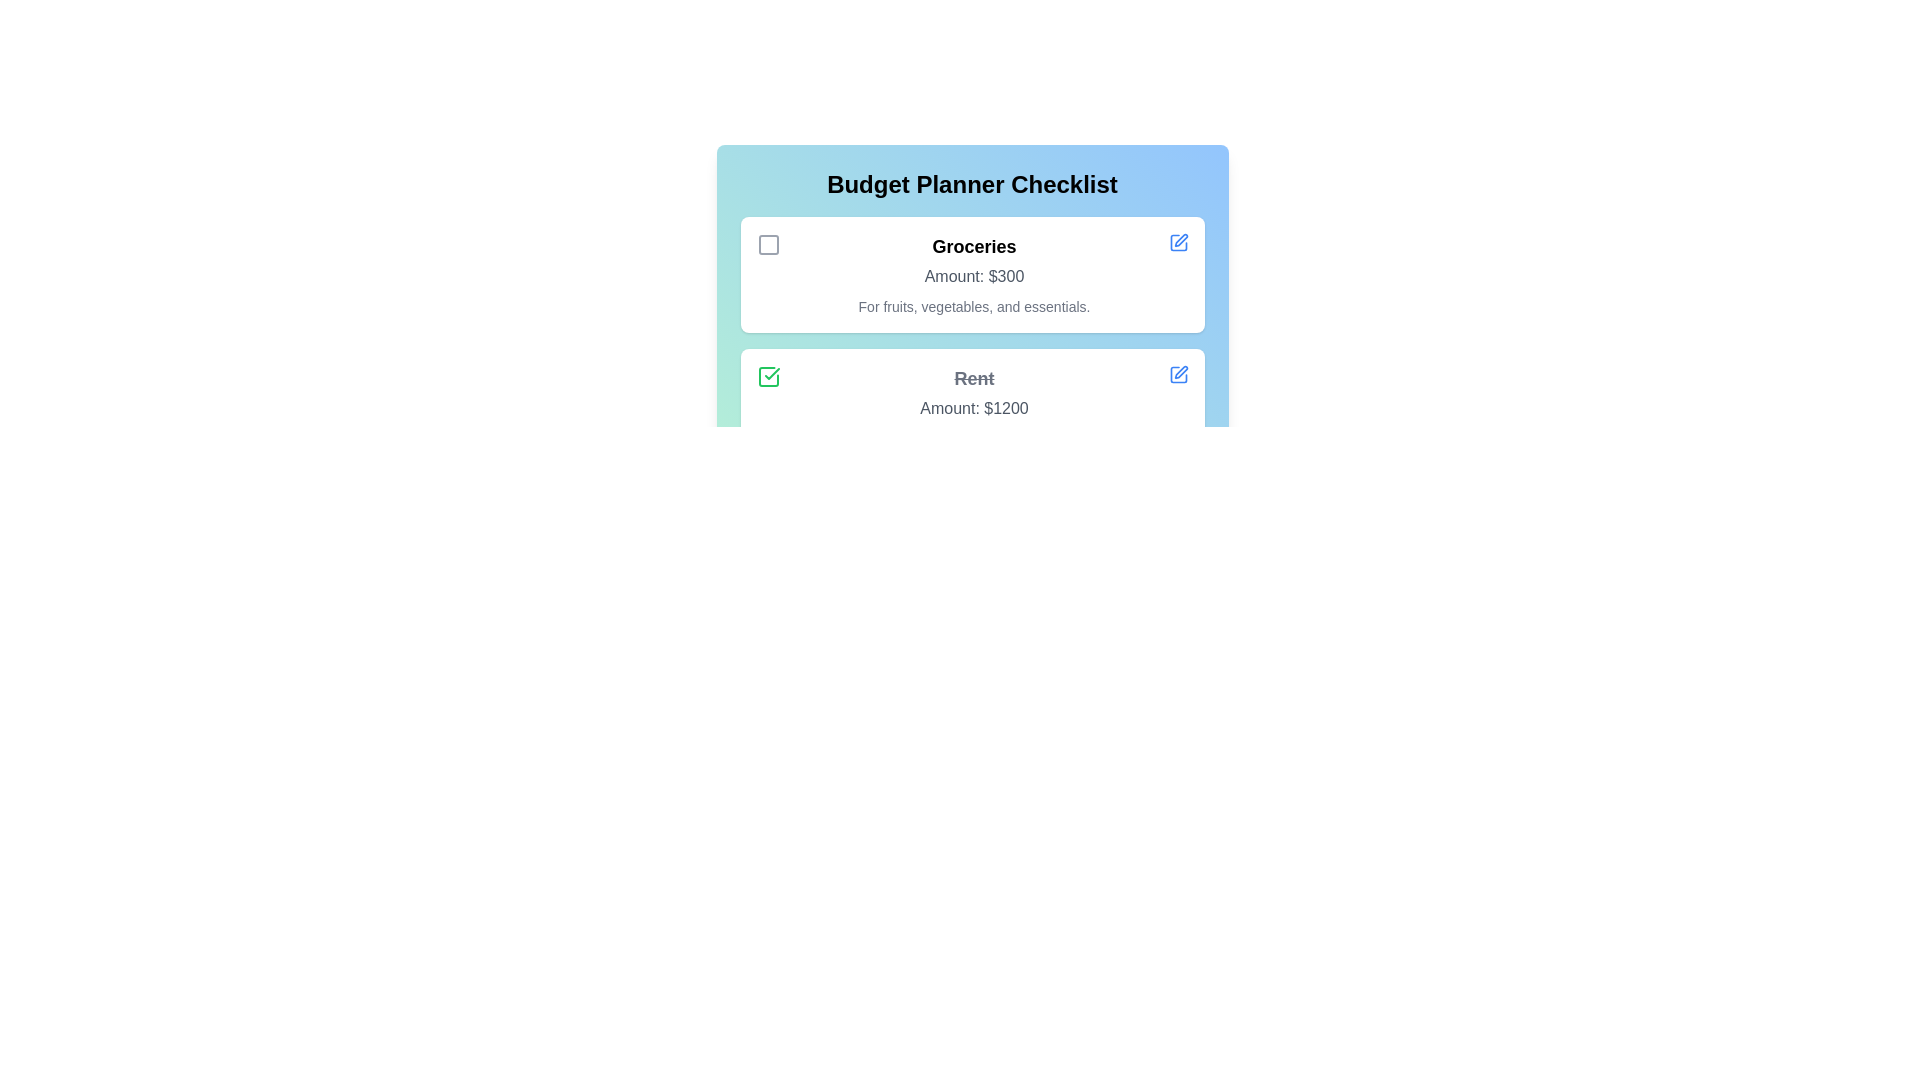 The height and width of the screenshot is (1080, 1920). I want to click on the edit button for the checklist item Rent, so click(1178, 374).